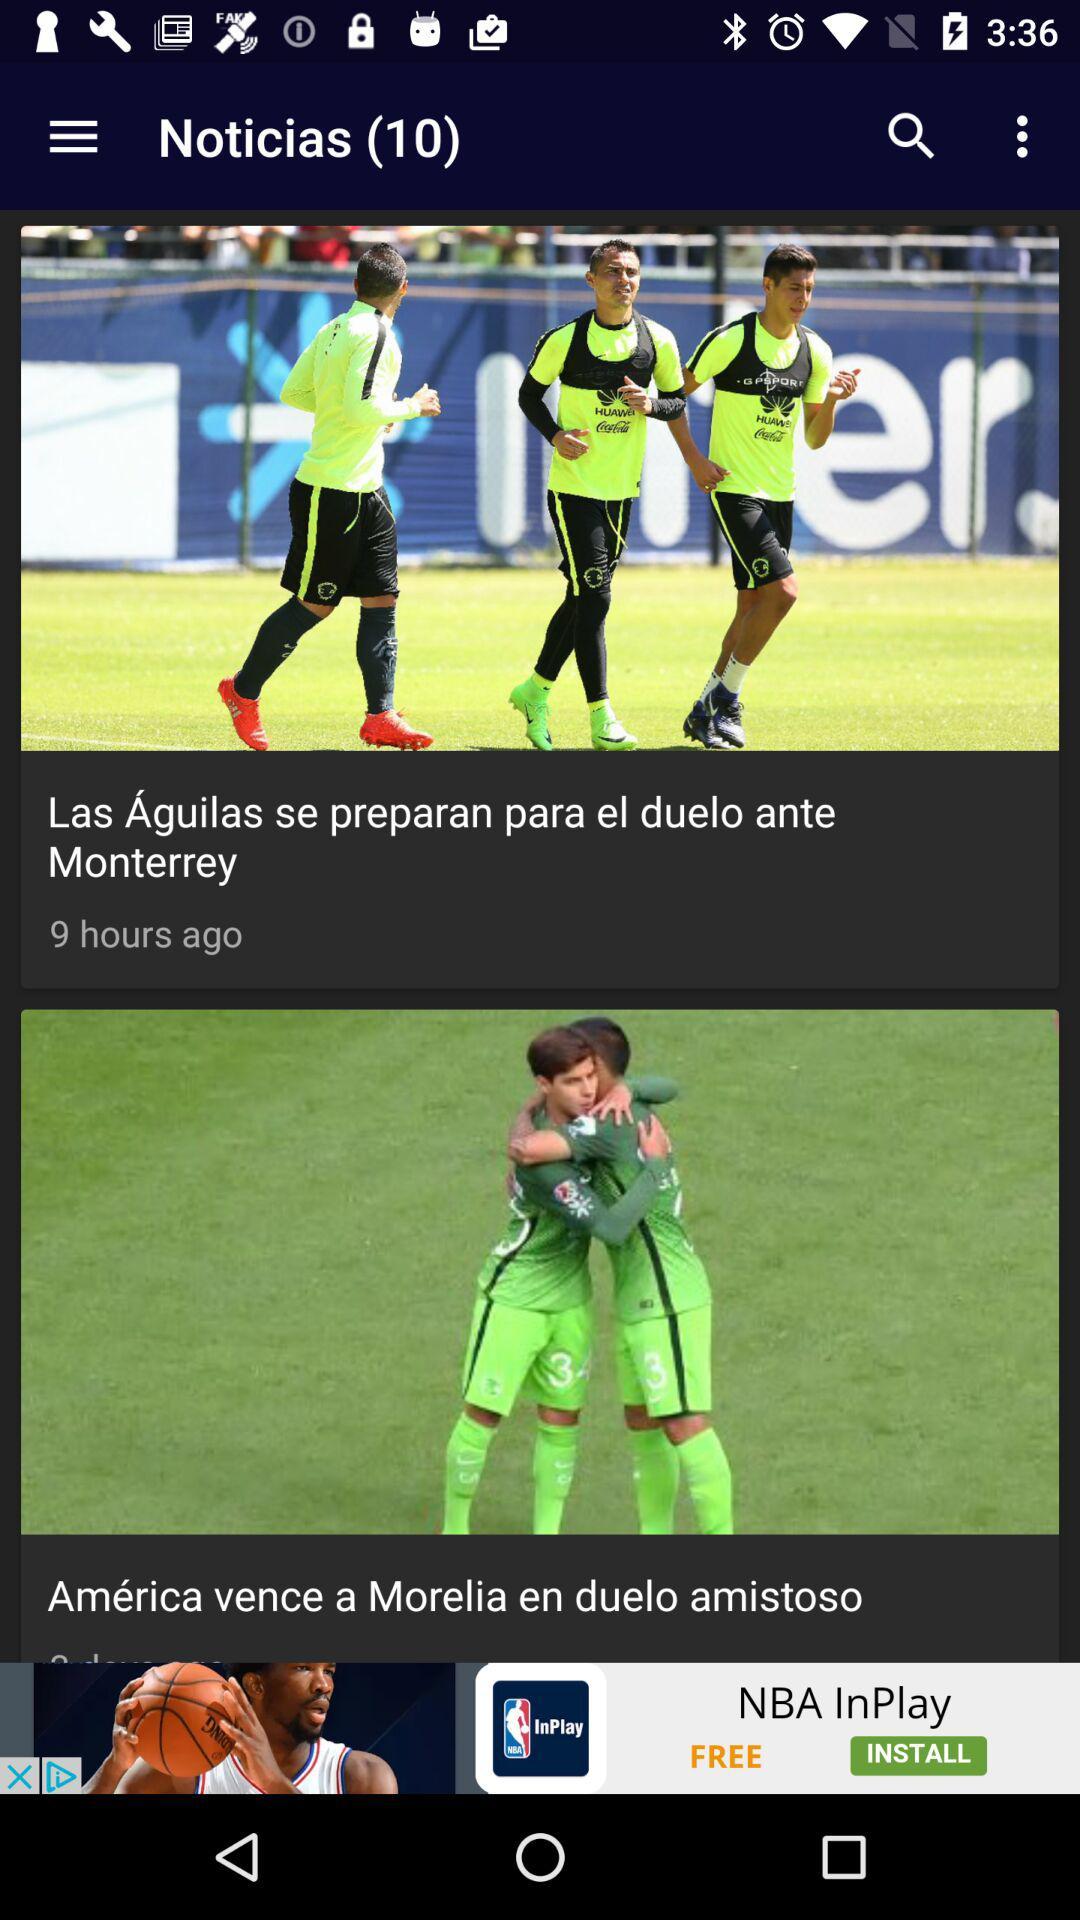 This screenshot has width=1080, height=1920. I want to click on advertisement website, so click(540, 1727).